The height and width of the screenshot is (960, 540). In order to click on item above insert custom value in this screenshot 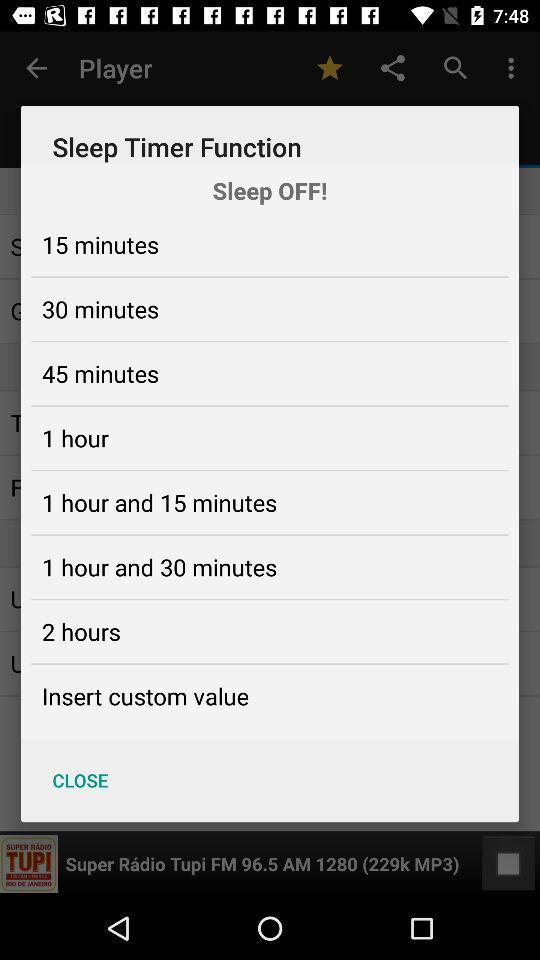, I will do `click(80, 630)`.